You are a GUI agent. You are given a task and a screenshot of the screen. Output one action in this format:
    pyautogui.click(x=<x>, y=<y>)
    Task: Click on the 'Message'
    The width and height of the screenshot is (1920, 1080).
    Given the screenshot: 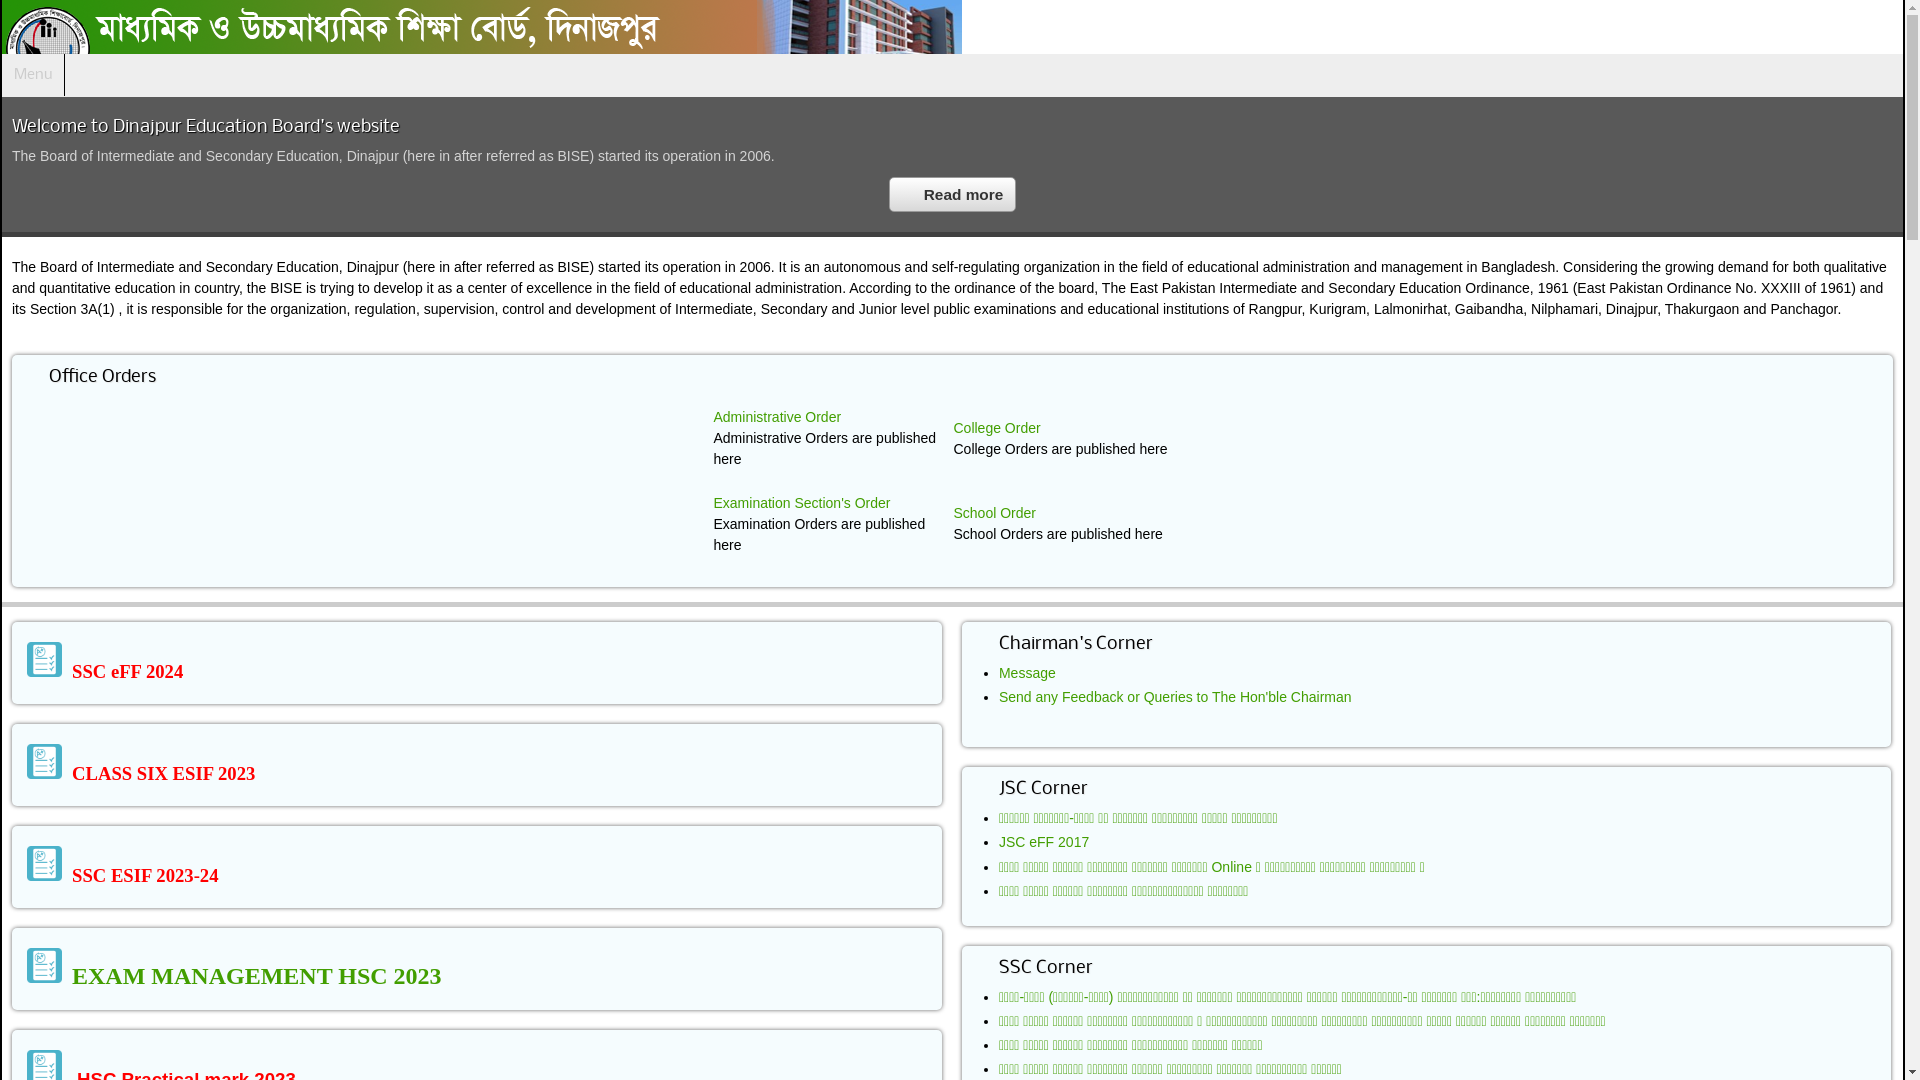 What is the action you would take?
    pyautogui.click(x=1027, y=672)
    